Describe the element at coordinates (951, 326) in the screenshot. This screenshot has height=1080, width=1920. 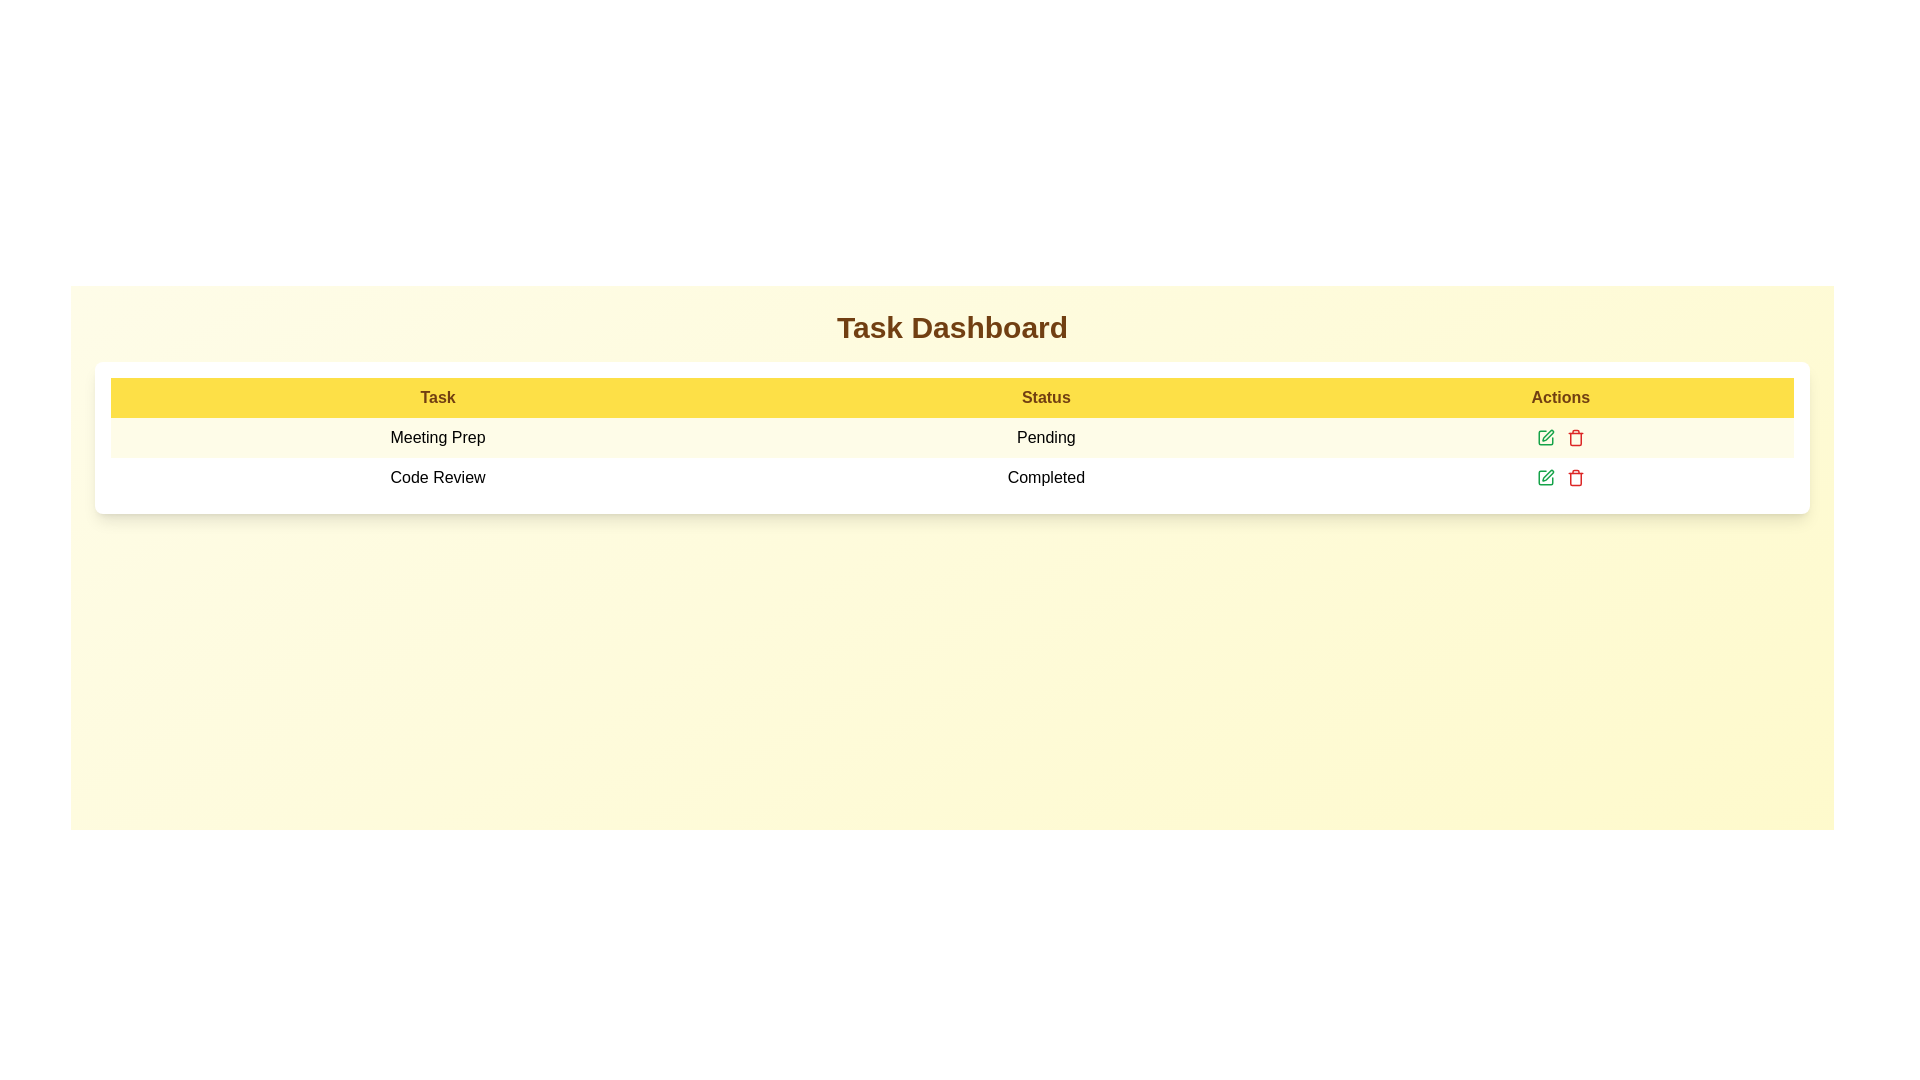
I see `text heading 'Task Dashboard' which is styled bold and large in a yellowish-brown color, located at the top section above the task table` at that location.